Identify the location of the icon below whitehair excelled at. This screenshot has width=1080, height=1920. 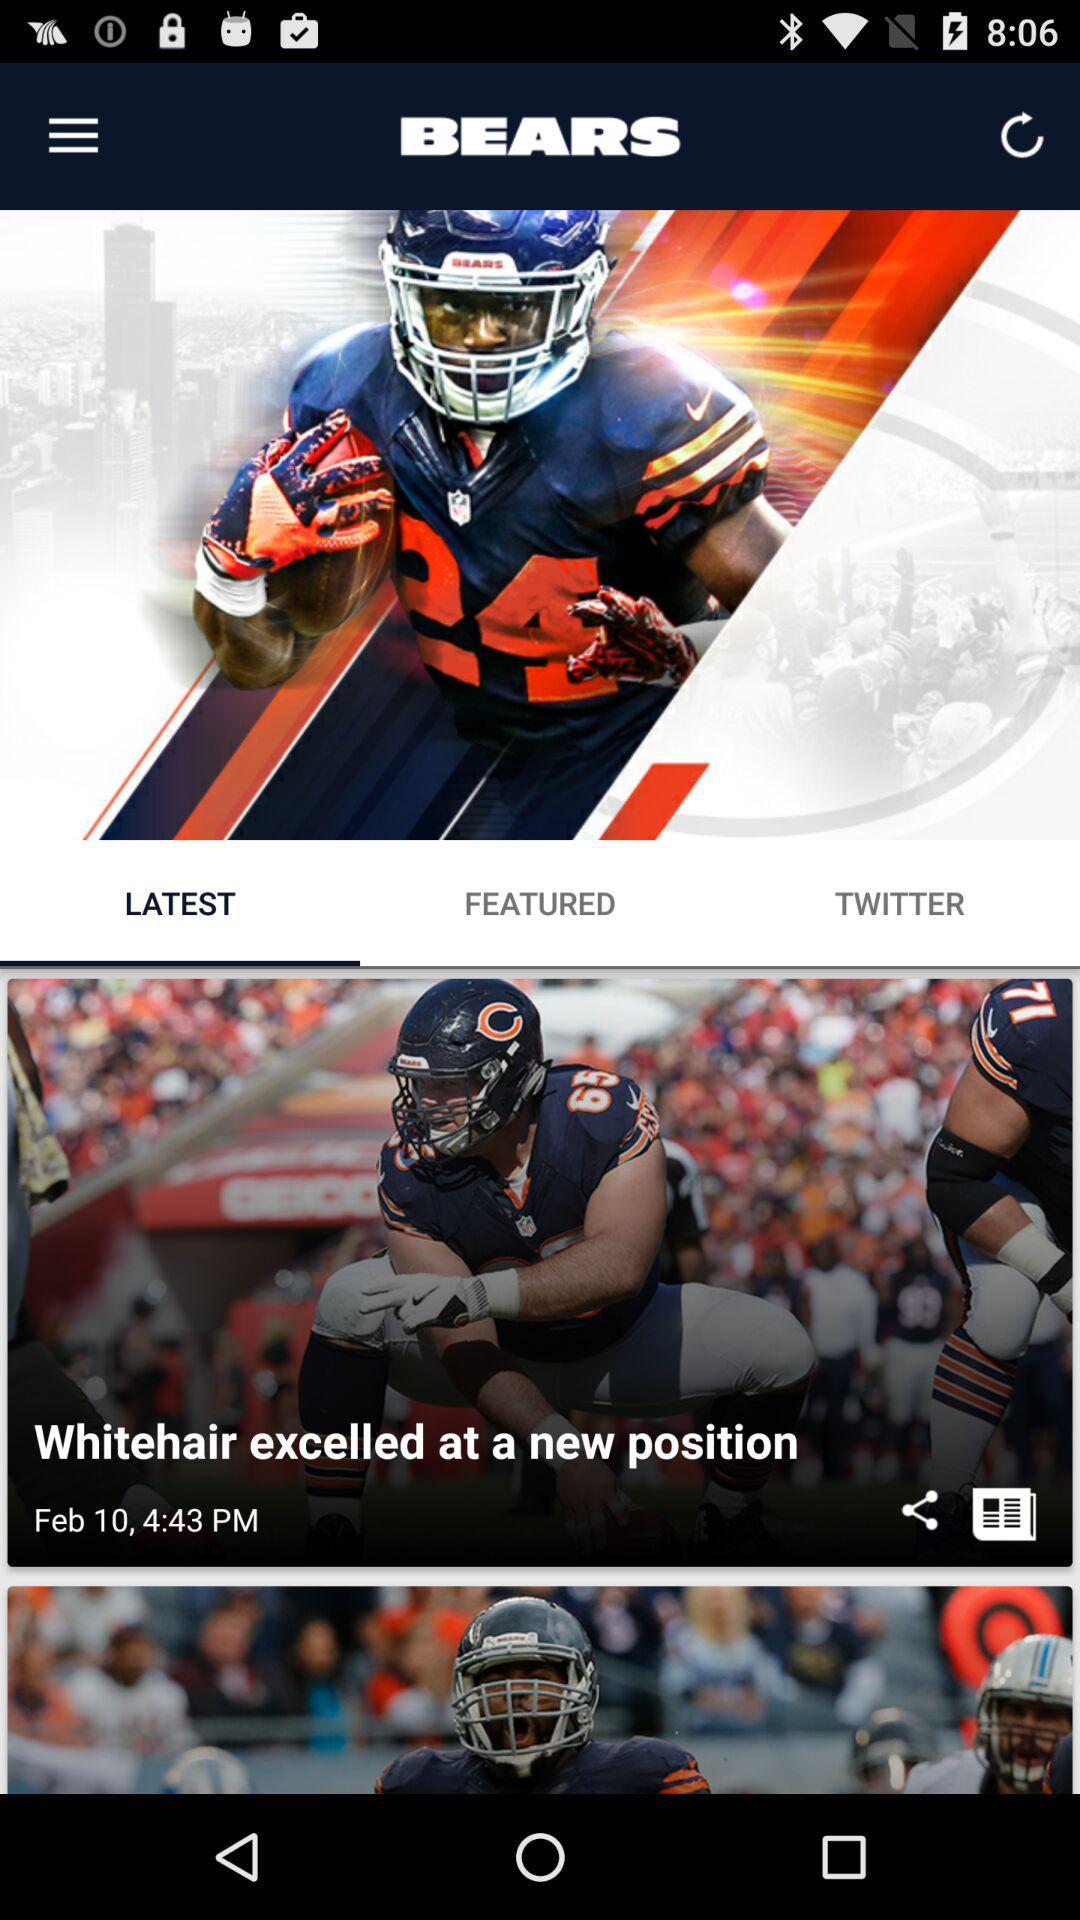
(919, 1519).